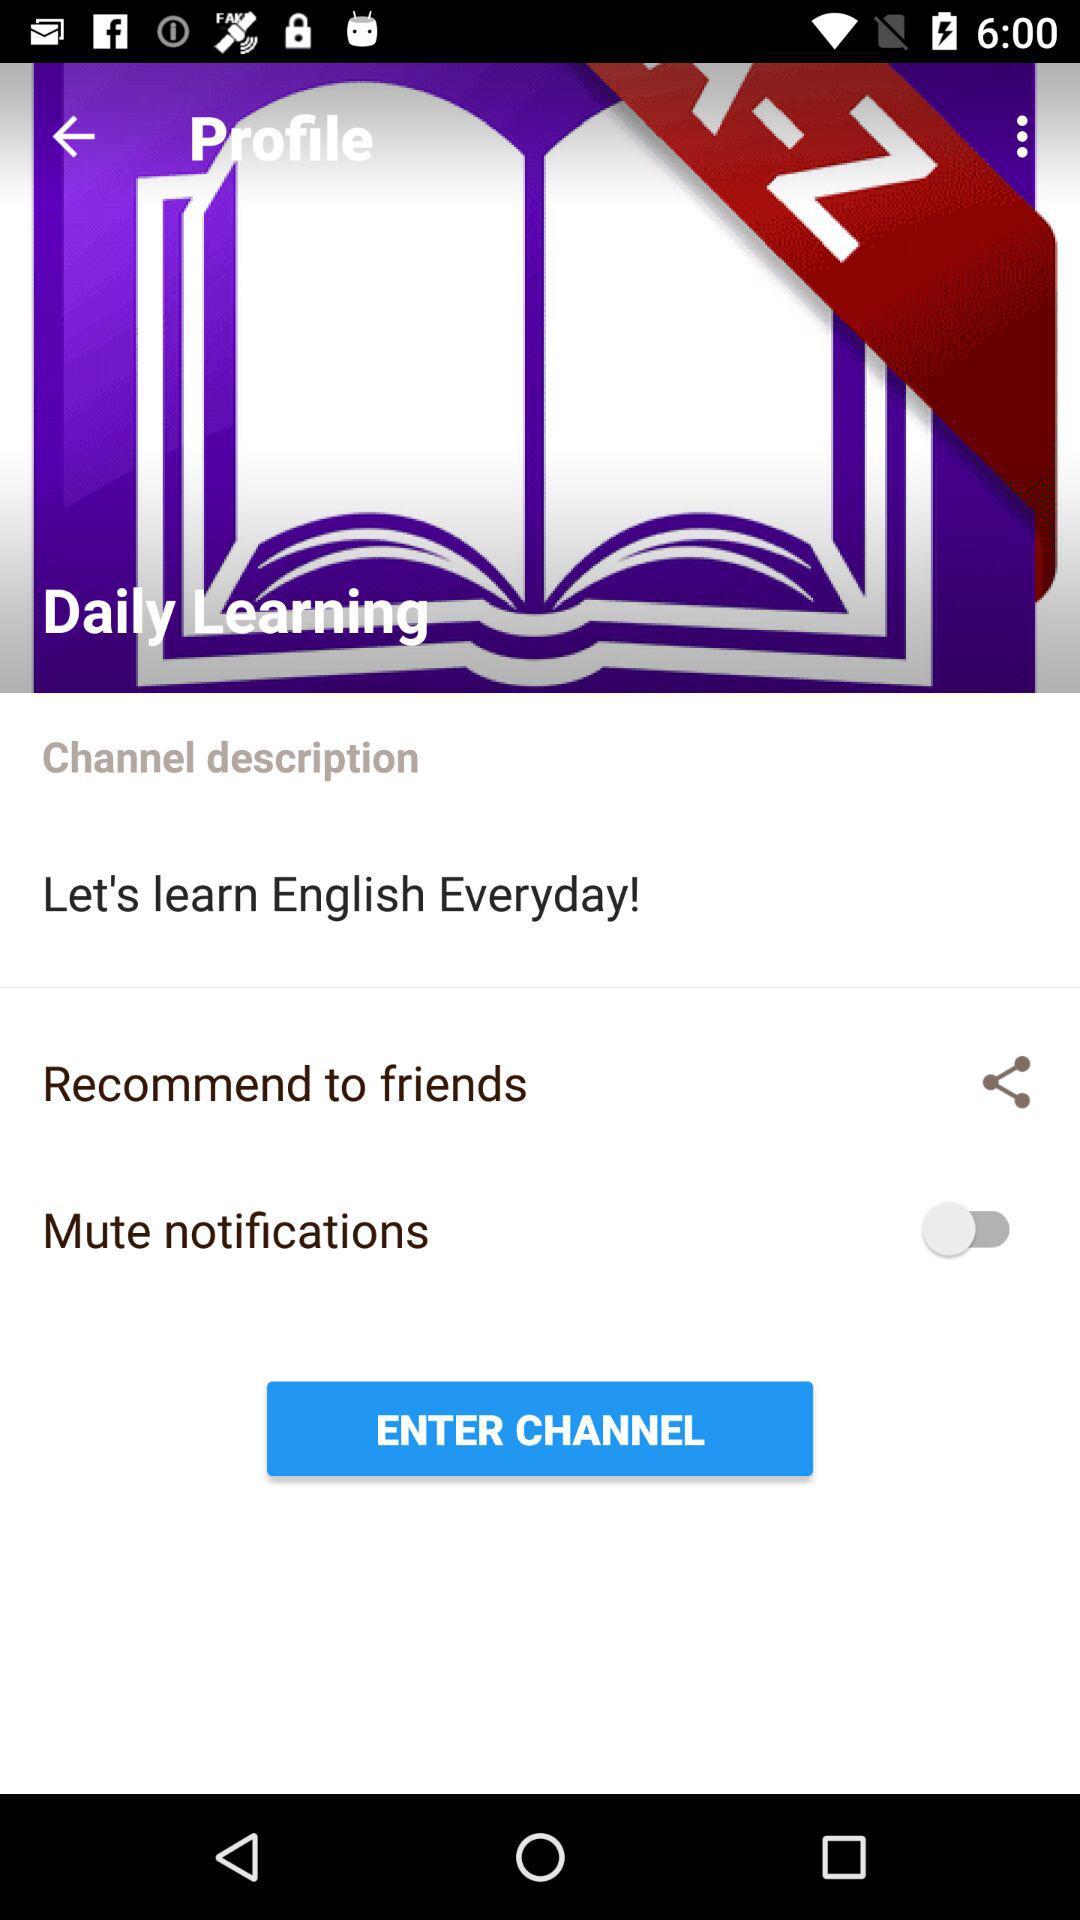  What do you see at coordinates (1027, 135) in the screenshot?
I see `the app to the right of profile icon` at bounding box center [1027, 135].